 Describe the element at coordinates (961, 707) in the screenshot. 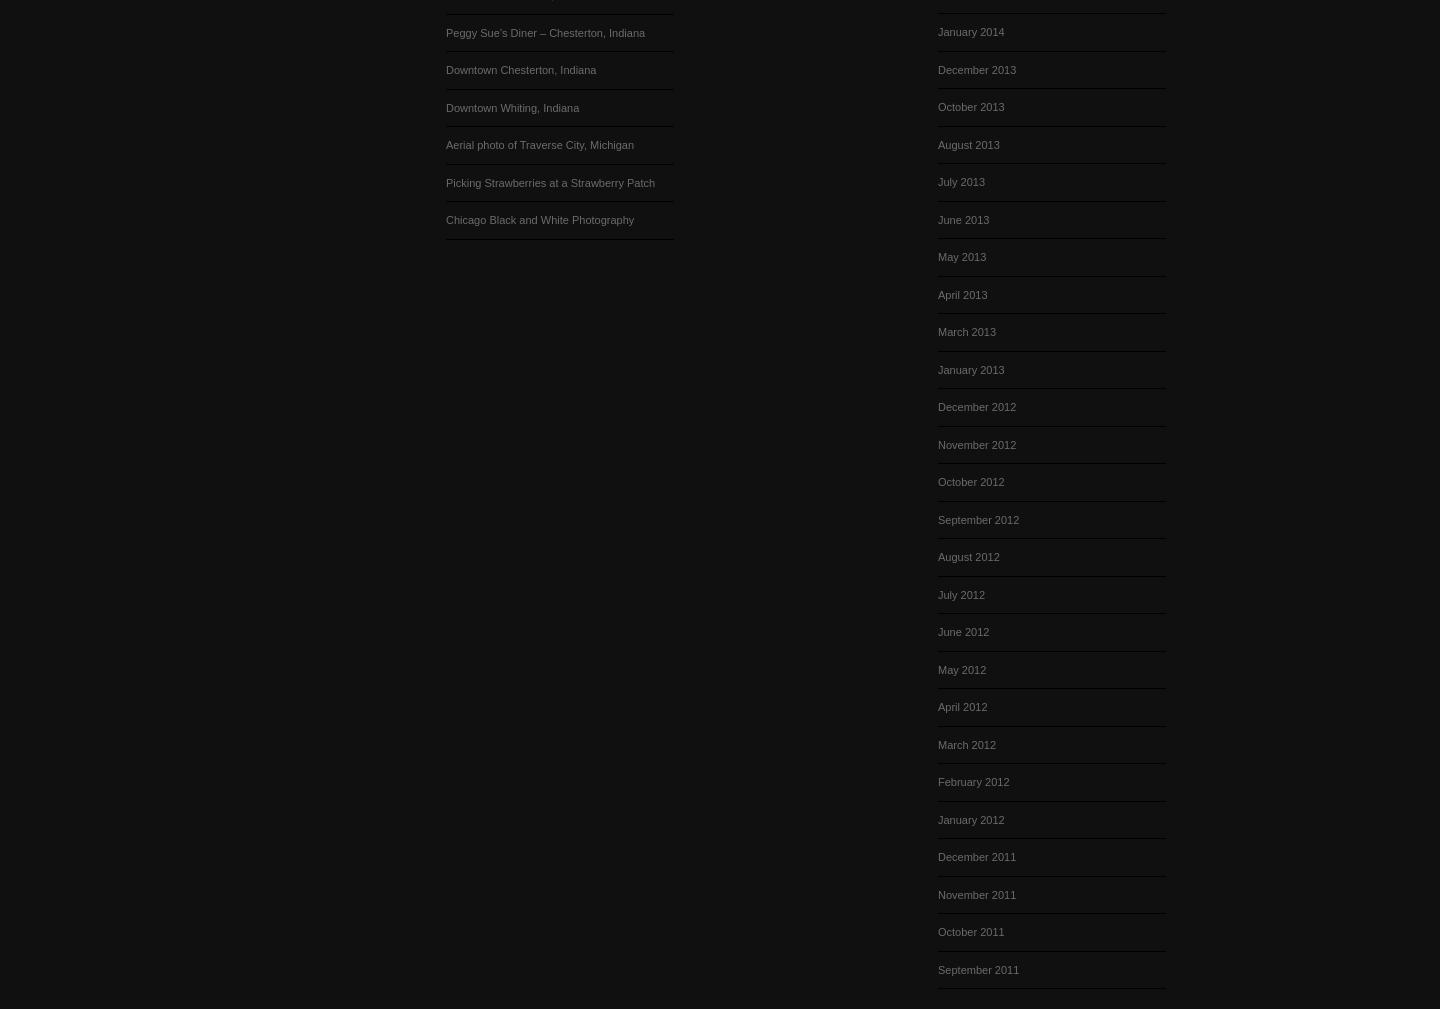

I see `'April 2012'` at that location.